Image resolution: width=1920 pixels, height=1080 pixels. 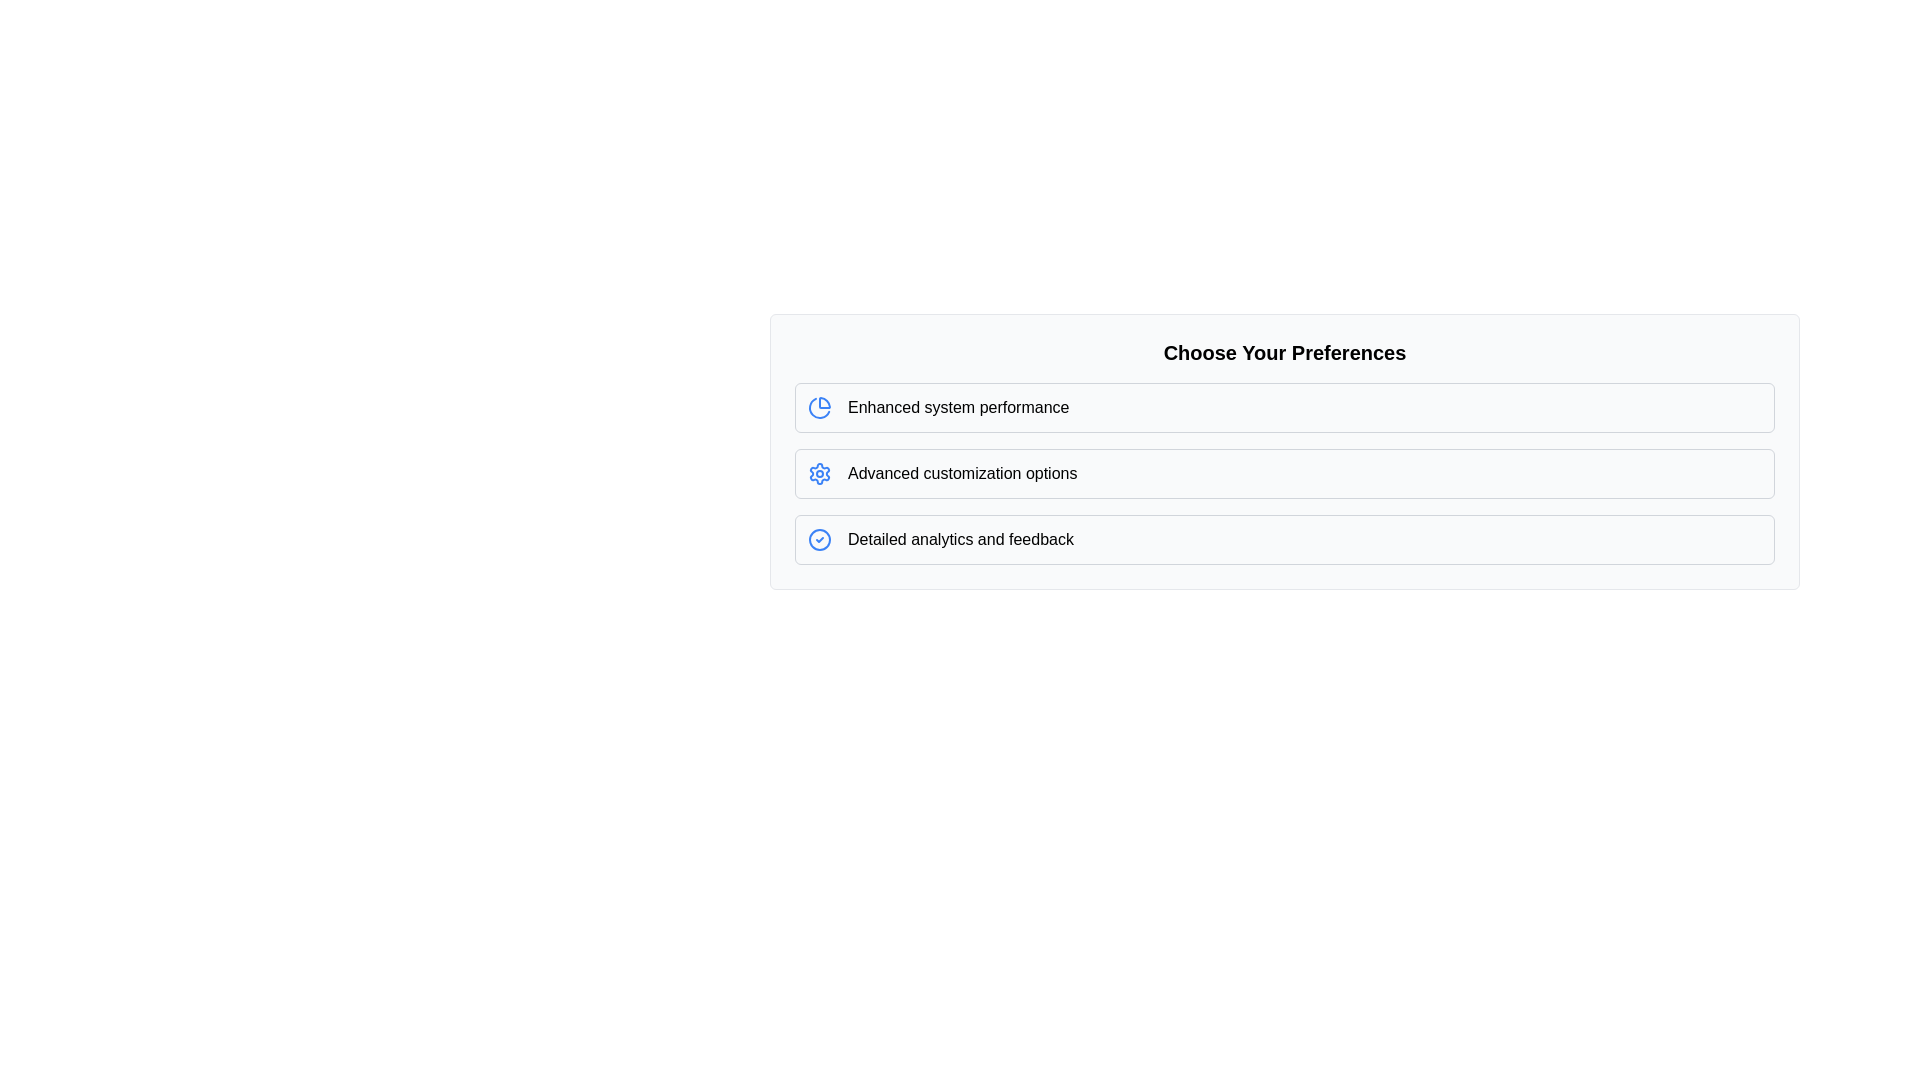 I want to click on the leftmost icon indicating the selection of 'Detailed analytics and feedback' for status indication, so click(x=820, y=540).